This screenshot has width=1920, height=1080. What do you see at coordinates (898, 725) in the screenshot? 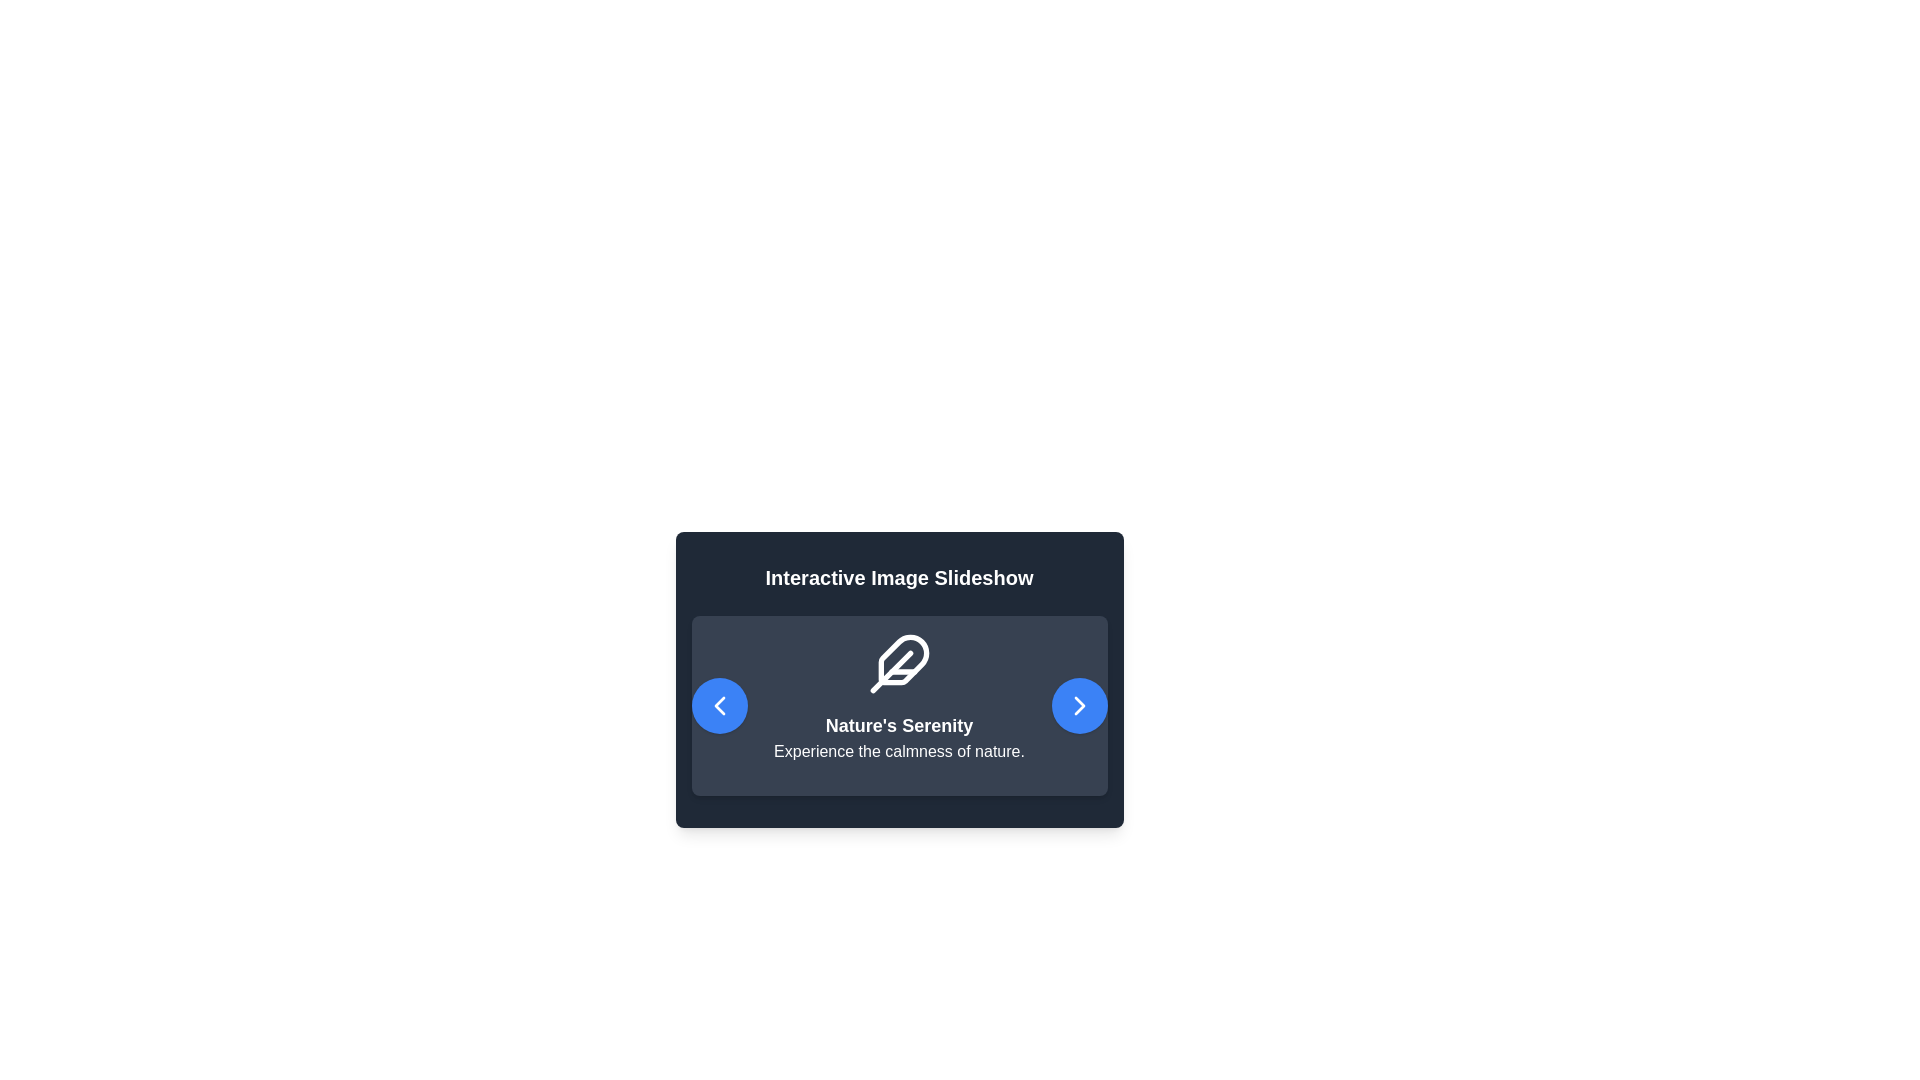
I see `text of the title element labeled 'Nature's Serenity', which is centrally located within its card component, positioned above the smaller text element and below the feather icon` at bounding box center [898, 725].